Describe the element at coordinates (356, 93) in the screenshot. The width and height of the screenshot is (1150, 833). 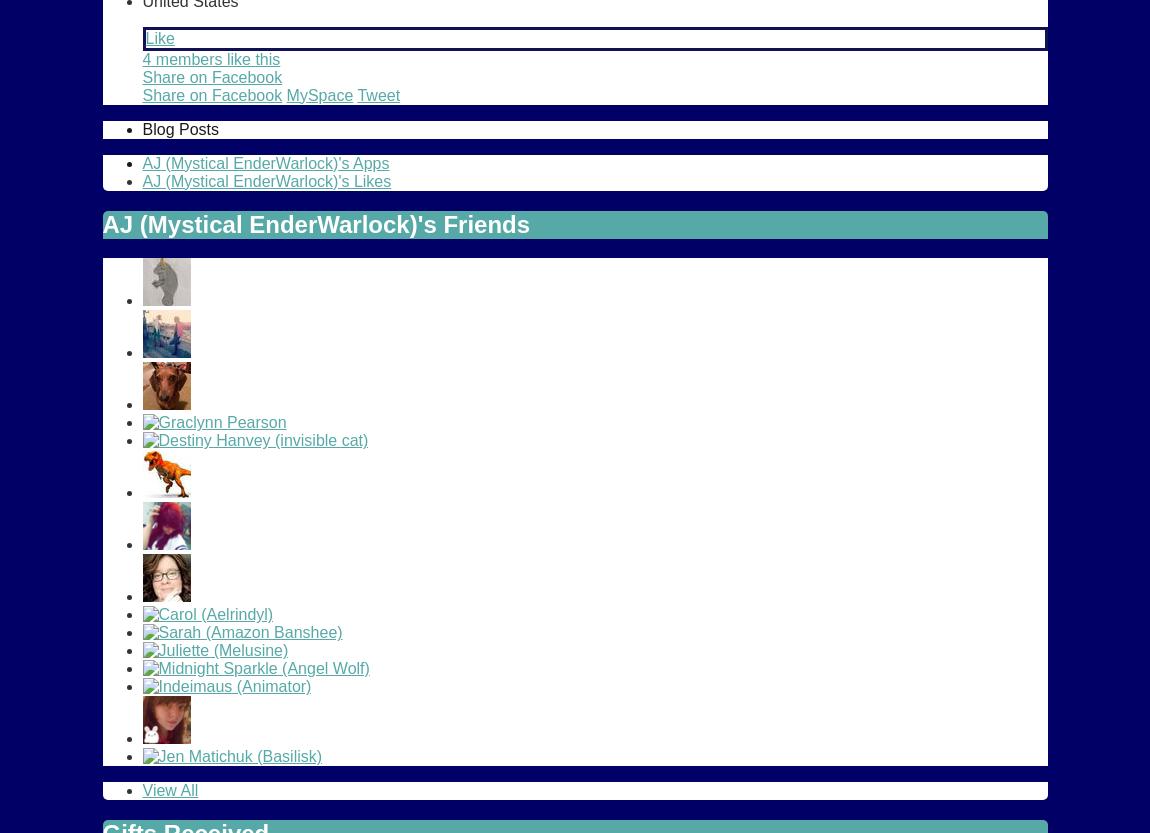
I see `'Tweet'` at that location.